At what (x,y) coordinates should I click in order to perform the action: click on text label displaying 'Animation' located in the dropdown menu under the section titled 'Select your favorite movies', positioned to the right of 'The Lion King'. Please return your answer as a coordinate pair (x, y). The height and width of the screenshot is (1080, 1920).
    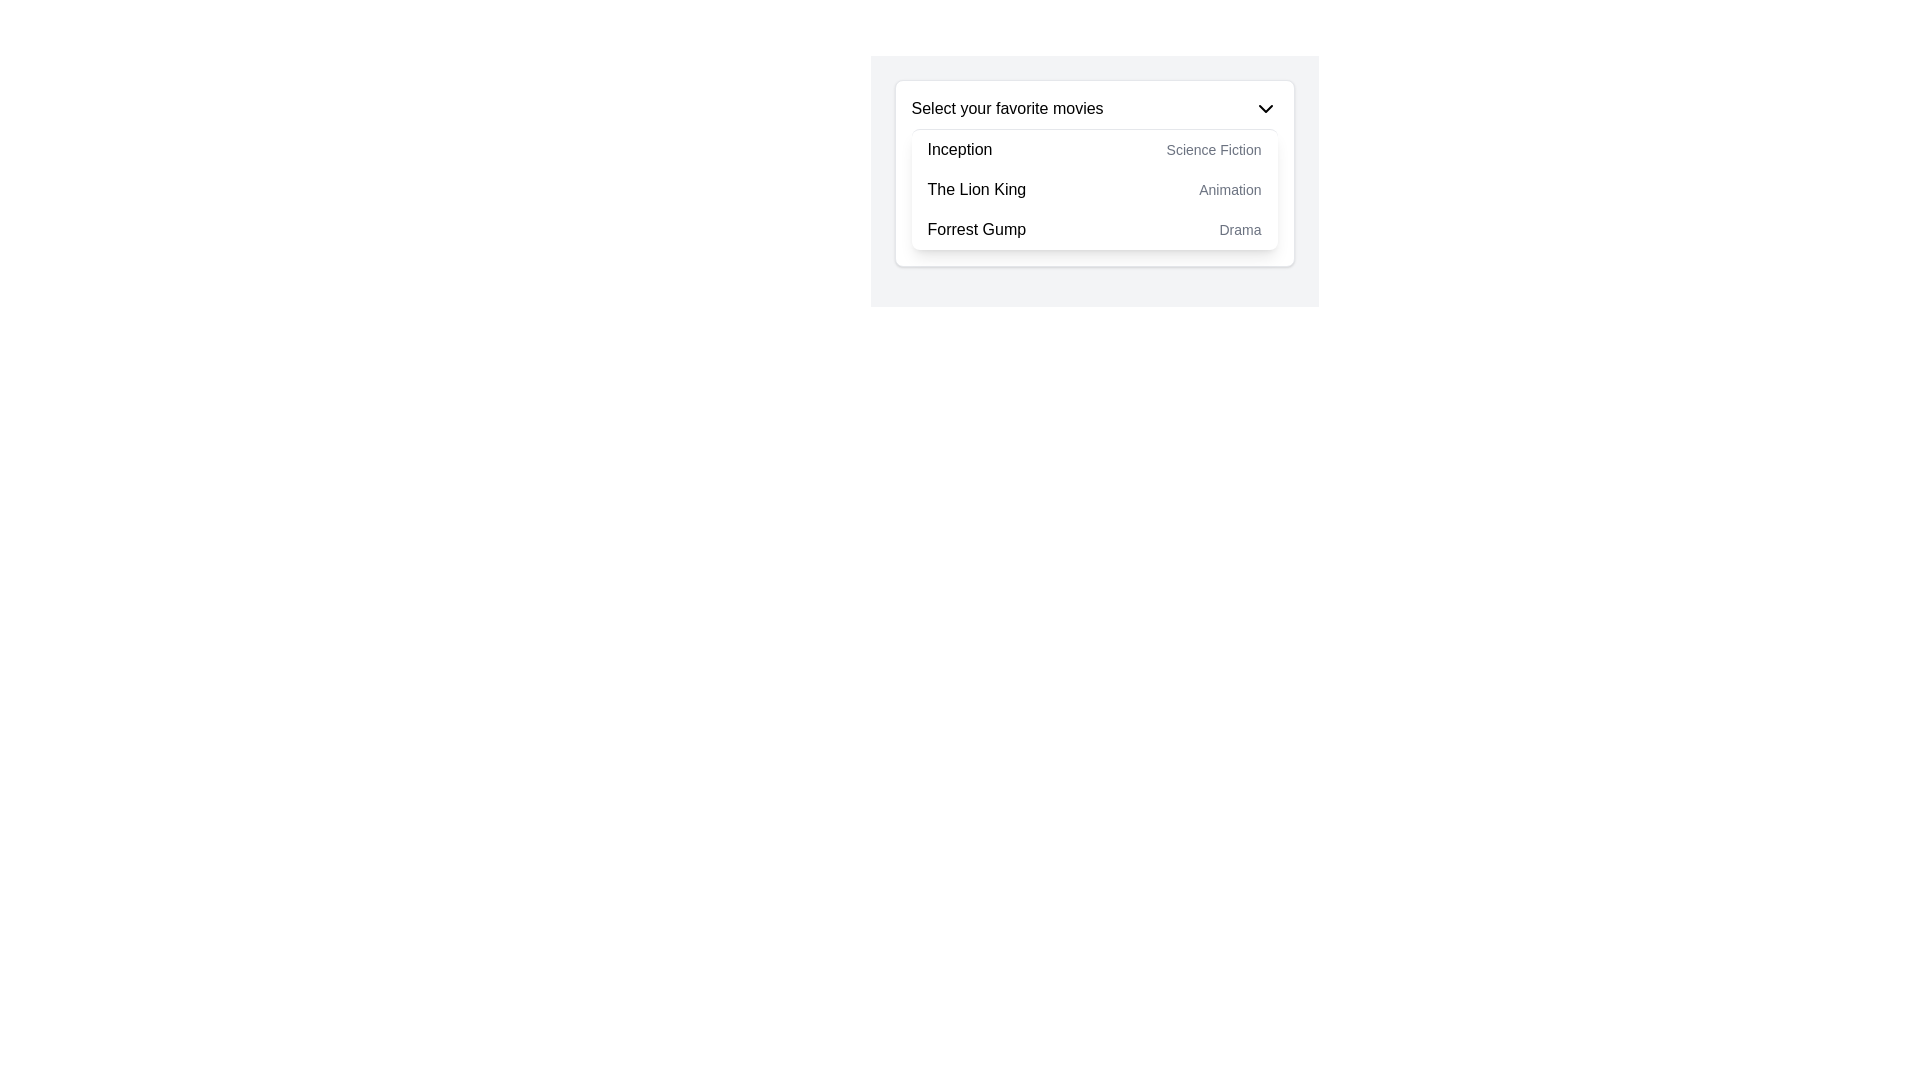
    Looking at the image, I should click on (1229, 189).